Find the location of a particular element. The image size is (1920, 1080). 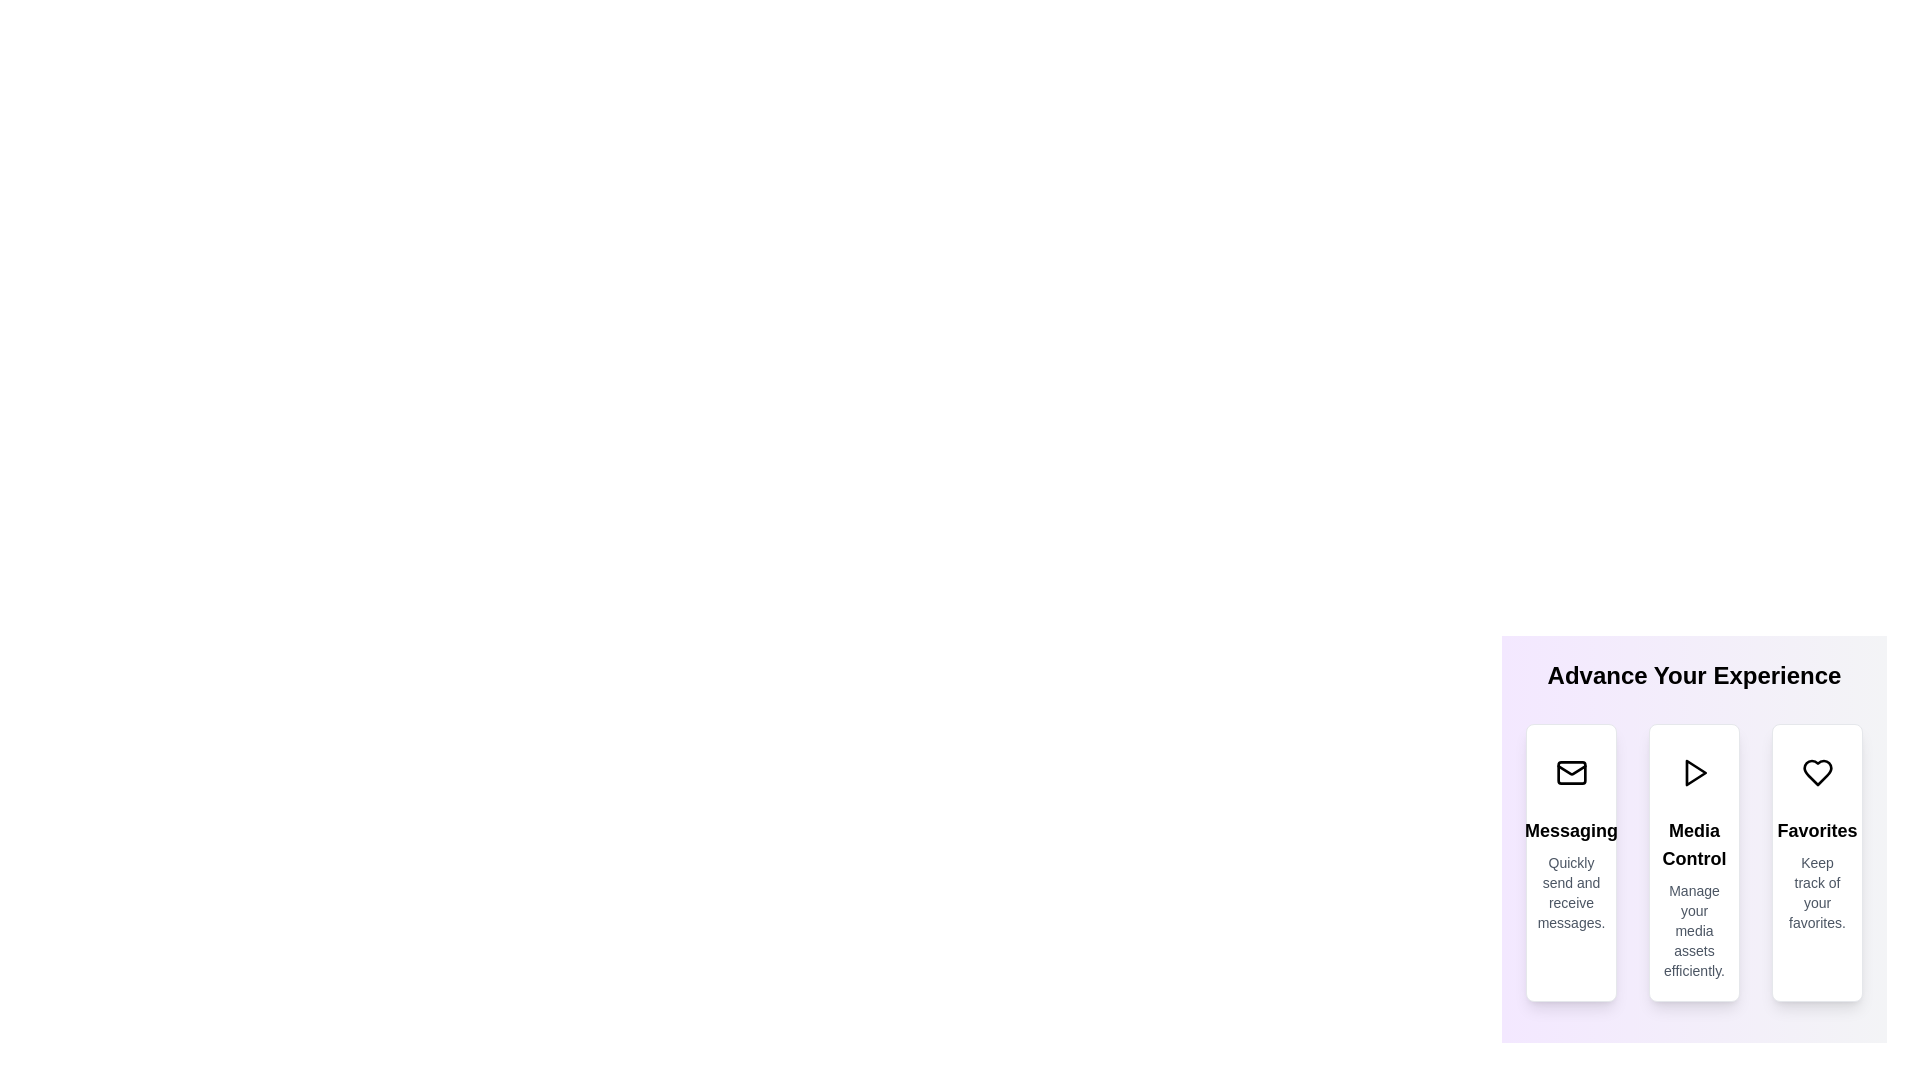

the 'Favorites' card, which is the third item in the grid layout, located to the right of the 'Messaging' and 'Media Control' cards is located at coordinates (1817, 862).